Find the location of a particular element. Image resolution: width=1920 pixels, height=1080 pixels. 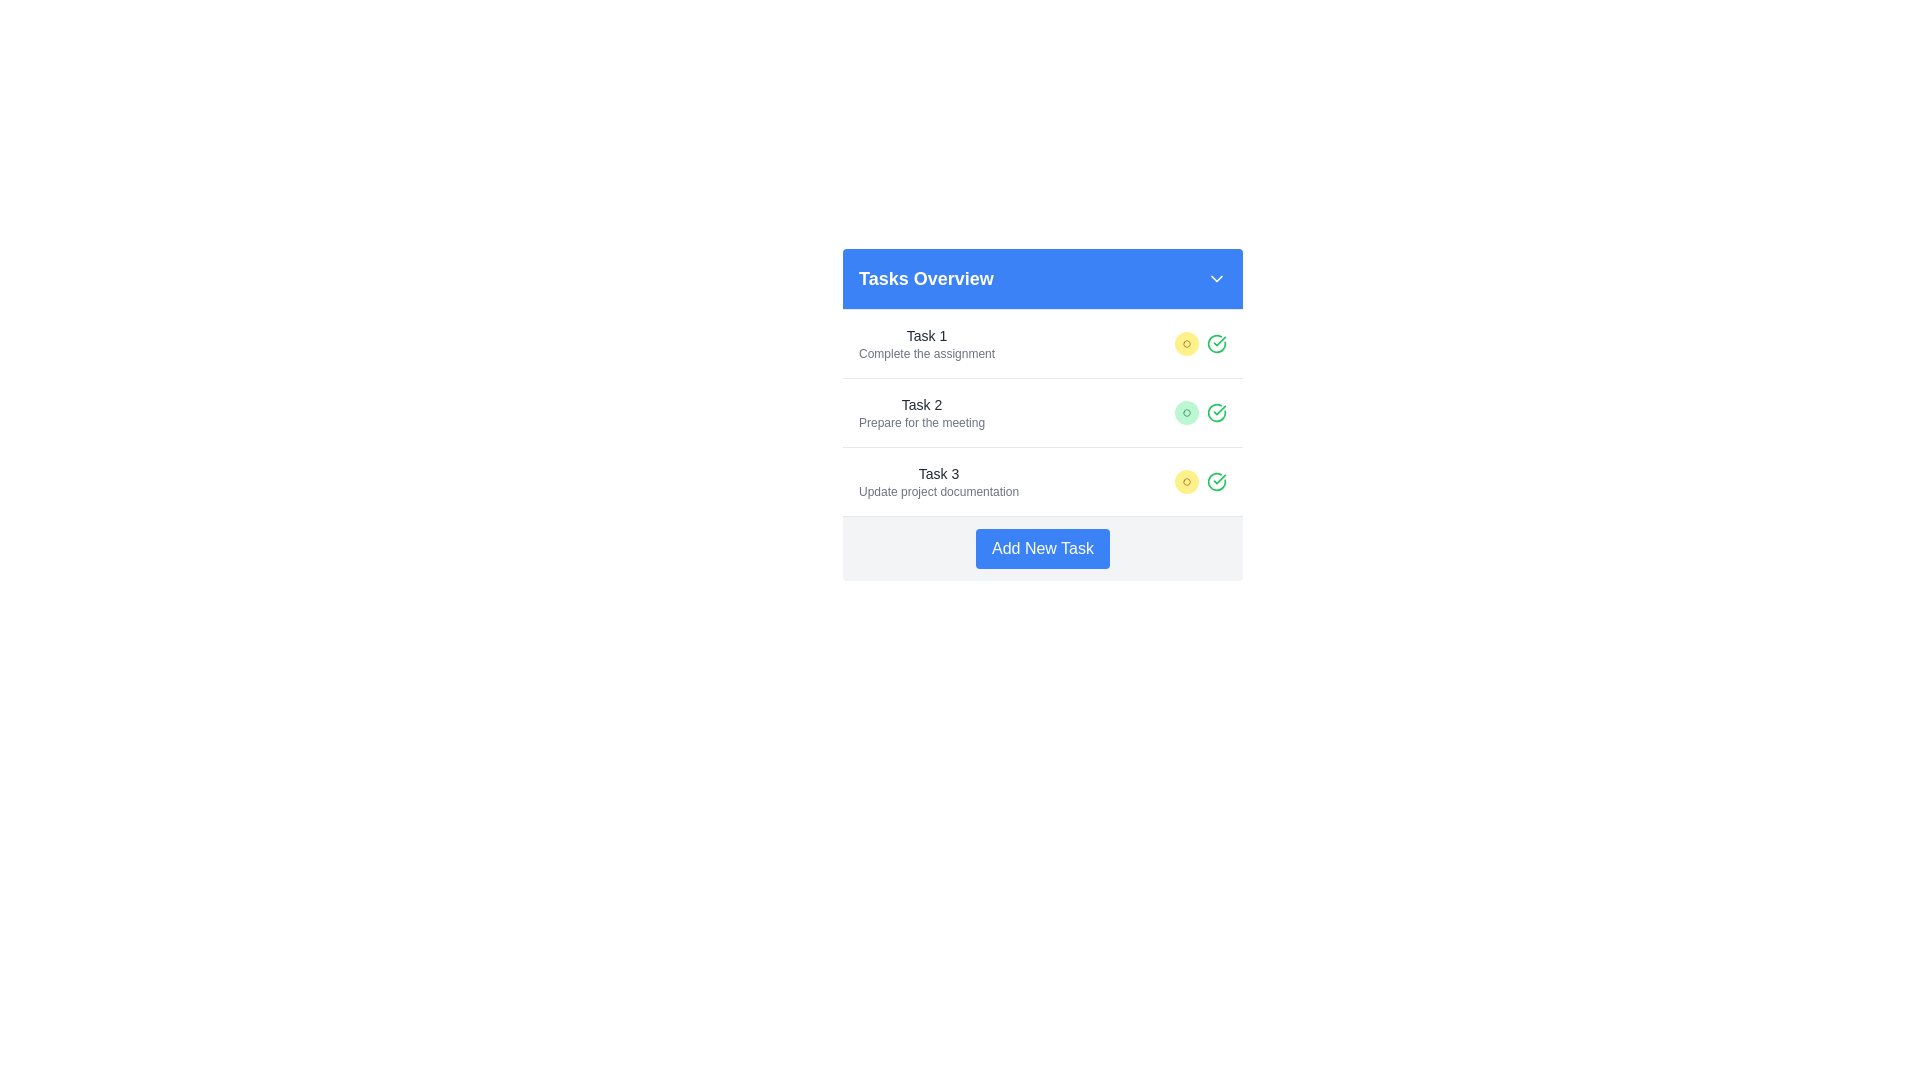

the distinctive button located at the bottom of the interface is located at coordinates (1041, 548).